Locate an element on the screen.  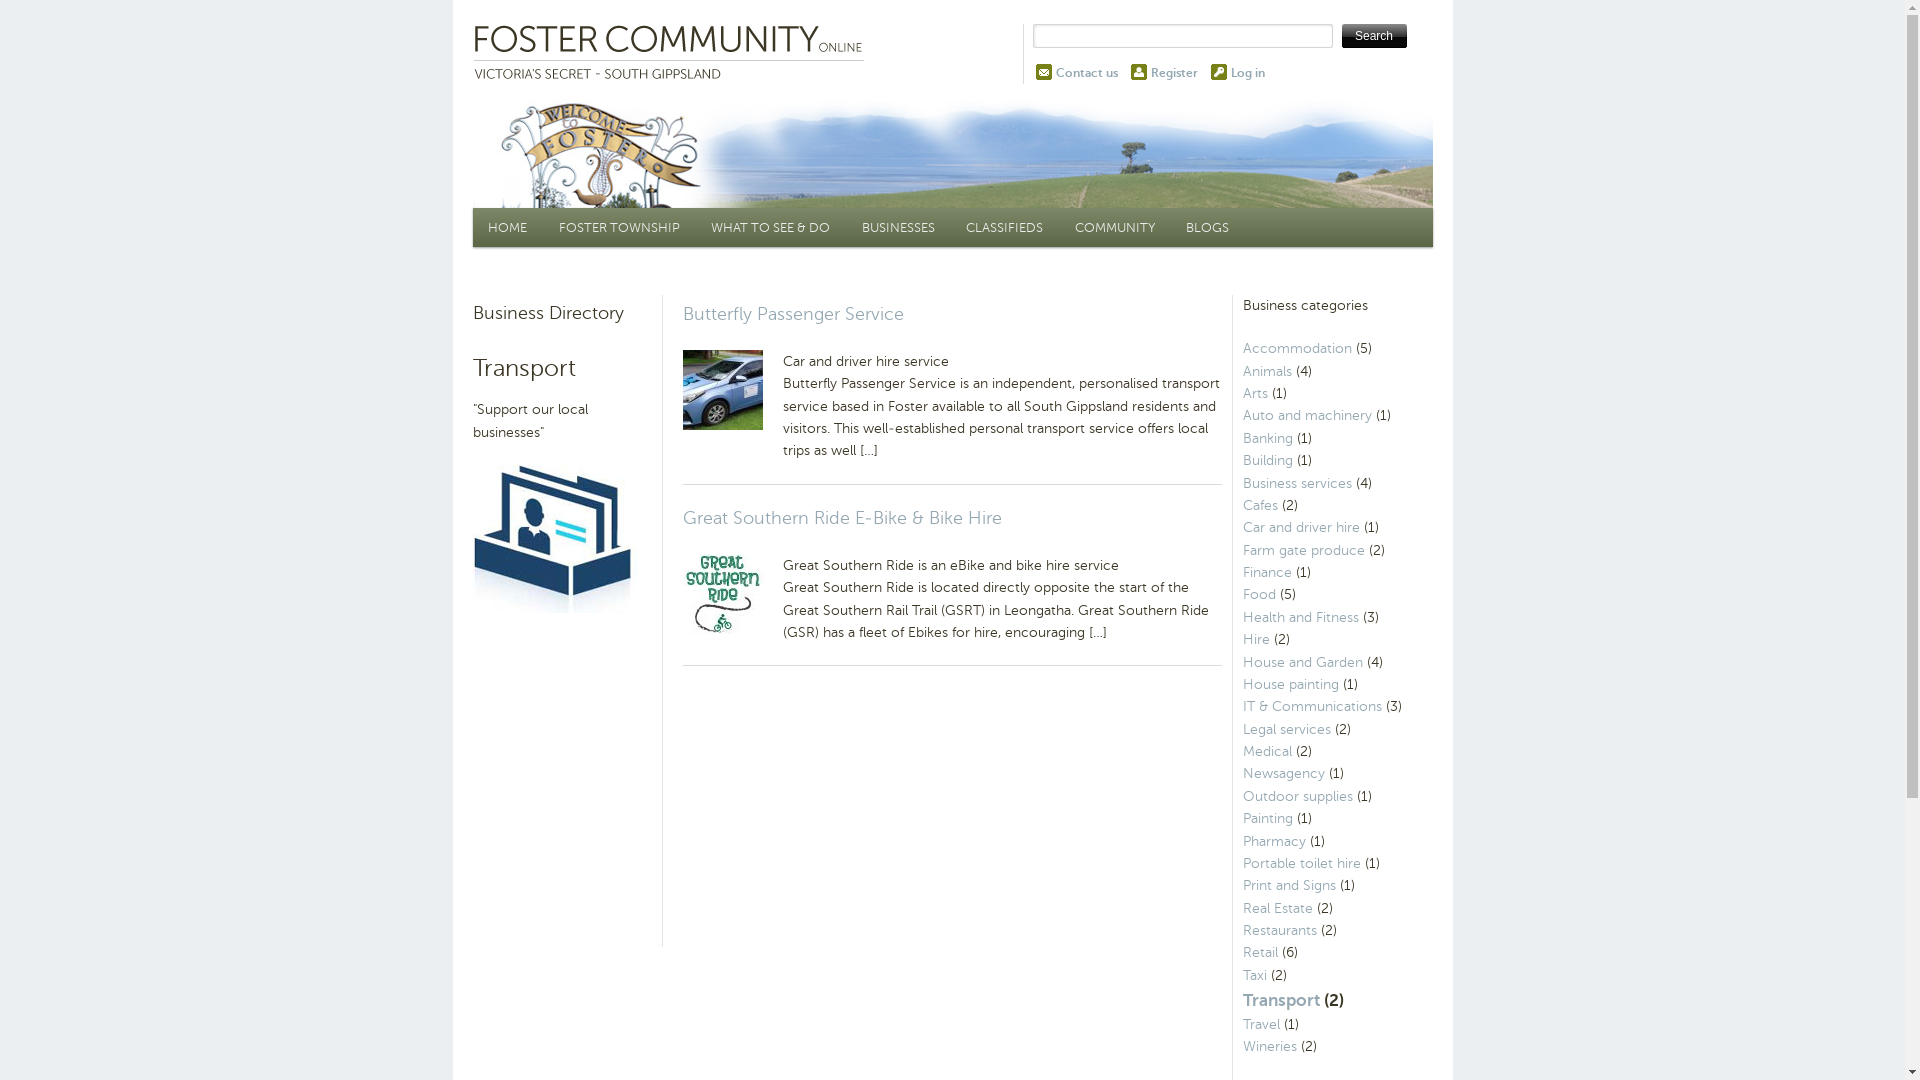
'Contact us' is located at coordinates (1085, 72).